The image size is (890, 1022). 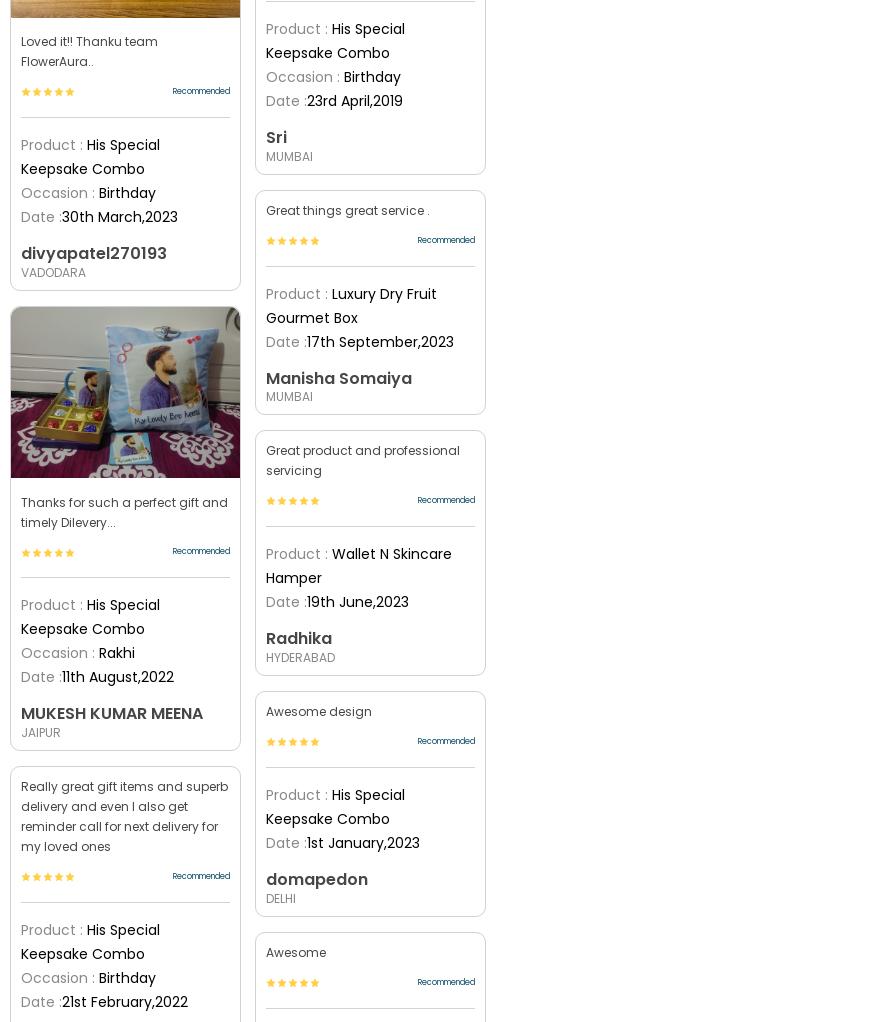 I want to click on '5100', so click(x=278, y=32).